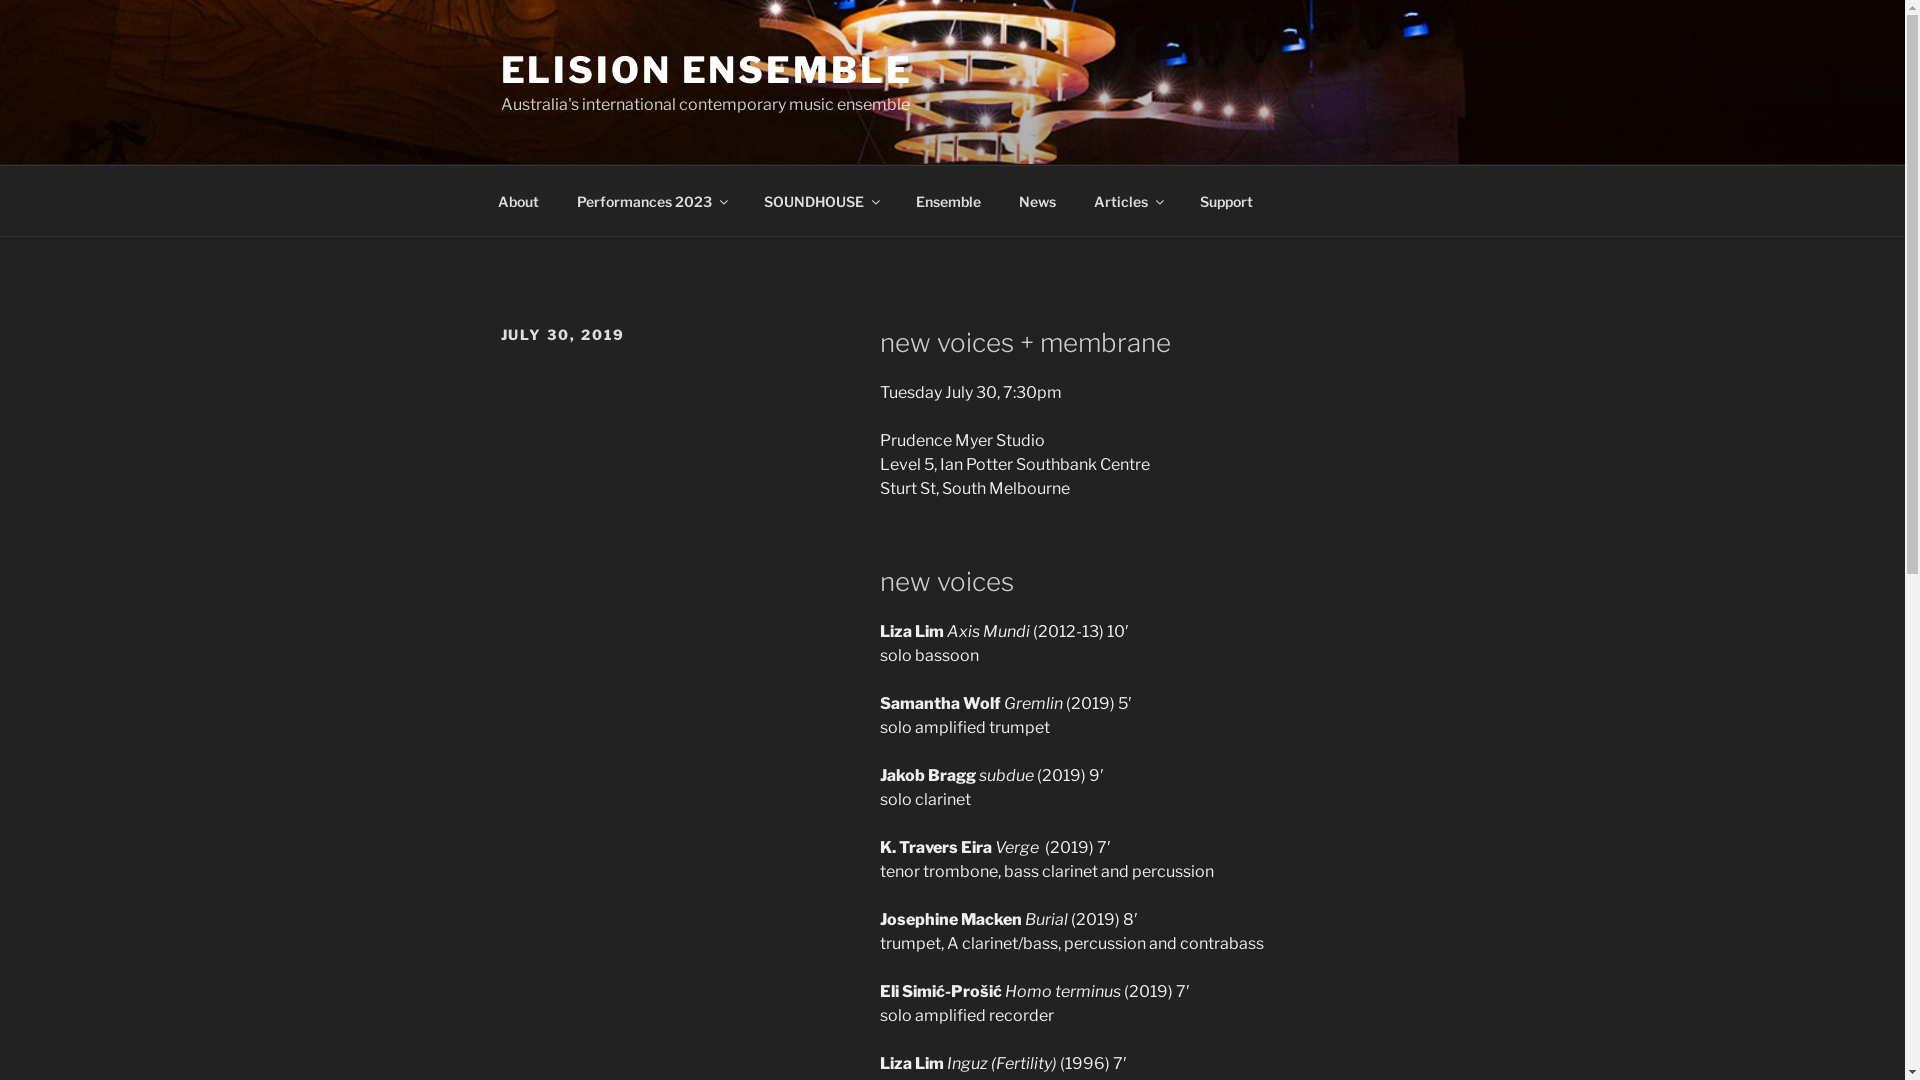 The width and height of the screenshot is (1920, 1080). What do you see at coordinates (947, 200) in the screenshot?
I see `'Ensemble'` at bounding box center [947, 200].